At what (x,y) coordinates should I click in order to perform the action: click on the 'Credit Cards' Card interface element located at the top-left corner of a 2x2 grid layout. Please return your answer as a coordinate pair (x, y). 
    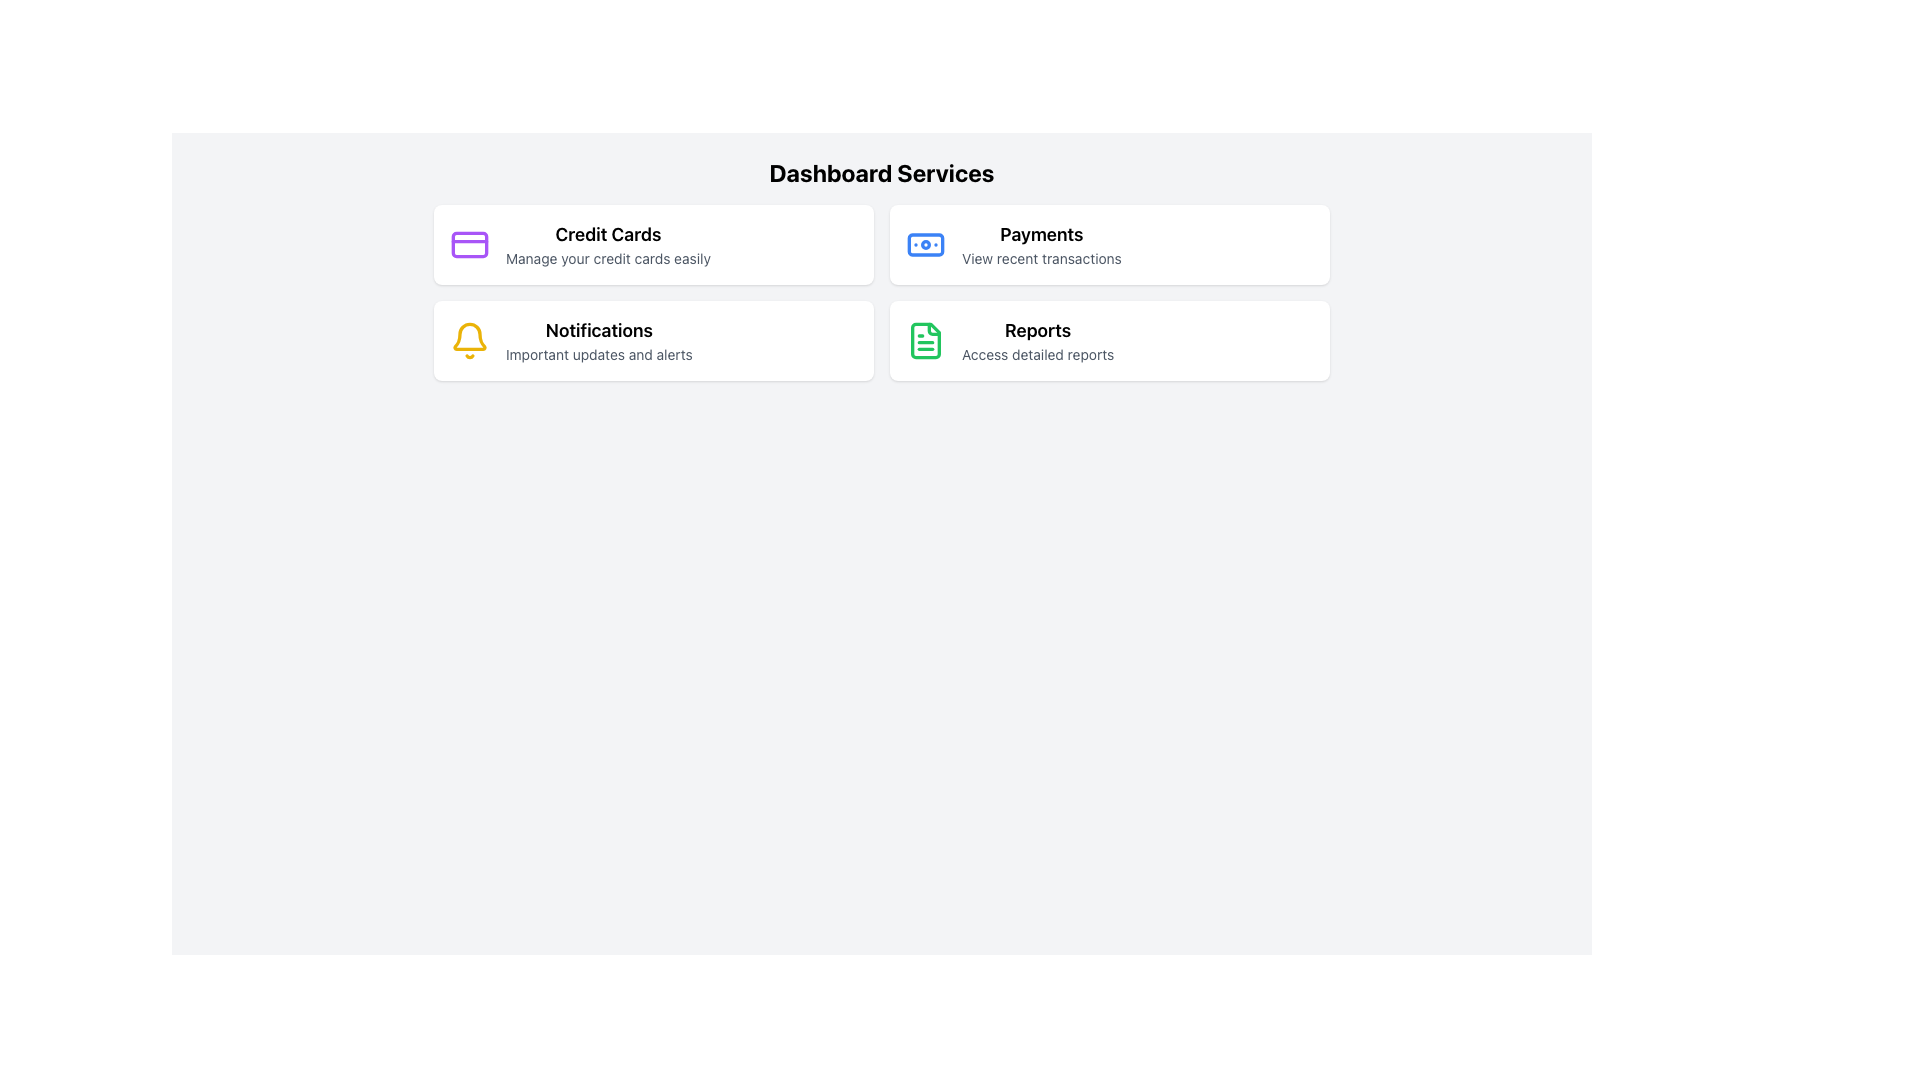
    Looking at the image, I should click on (653, 244).